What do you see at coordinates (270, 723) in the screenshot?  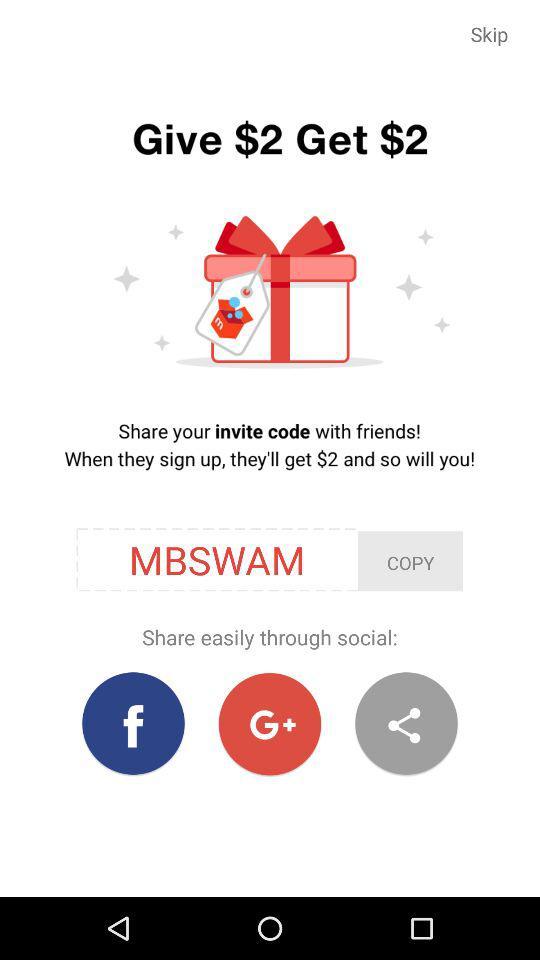 I see `item below share easily through` at bounding box center [270, 723].